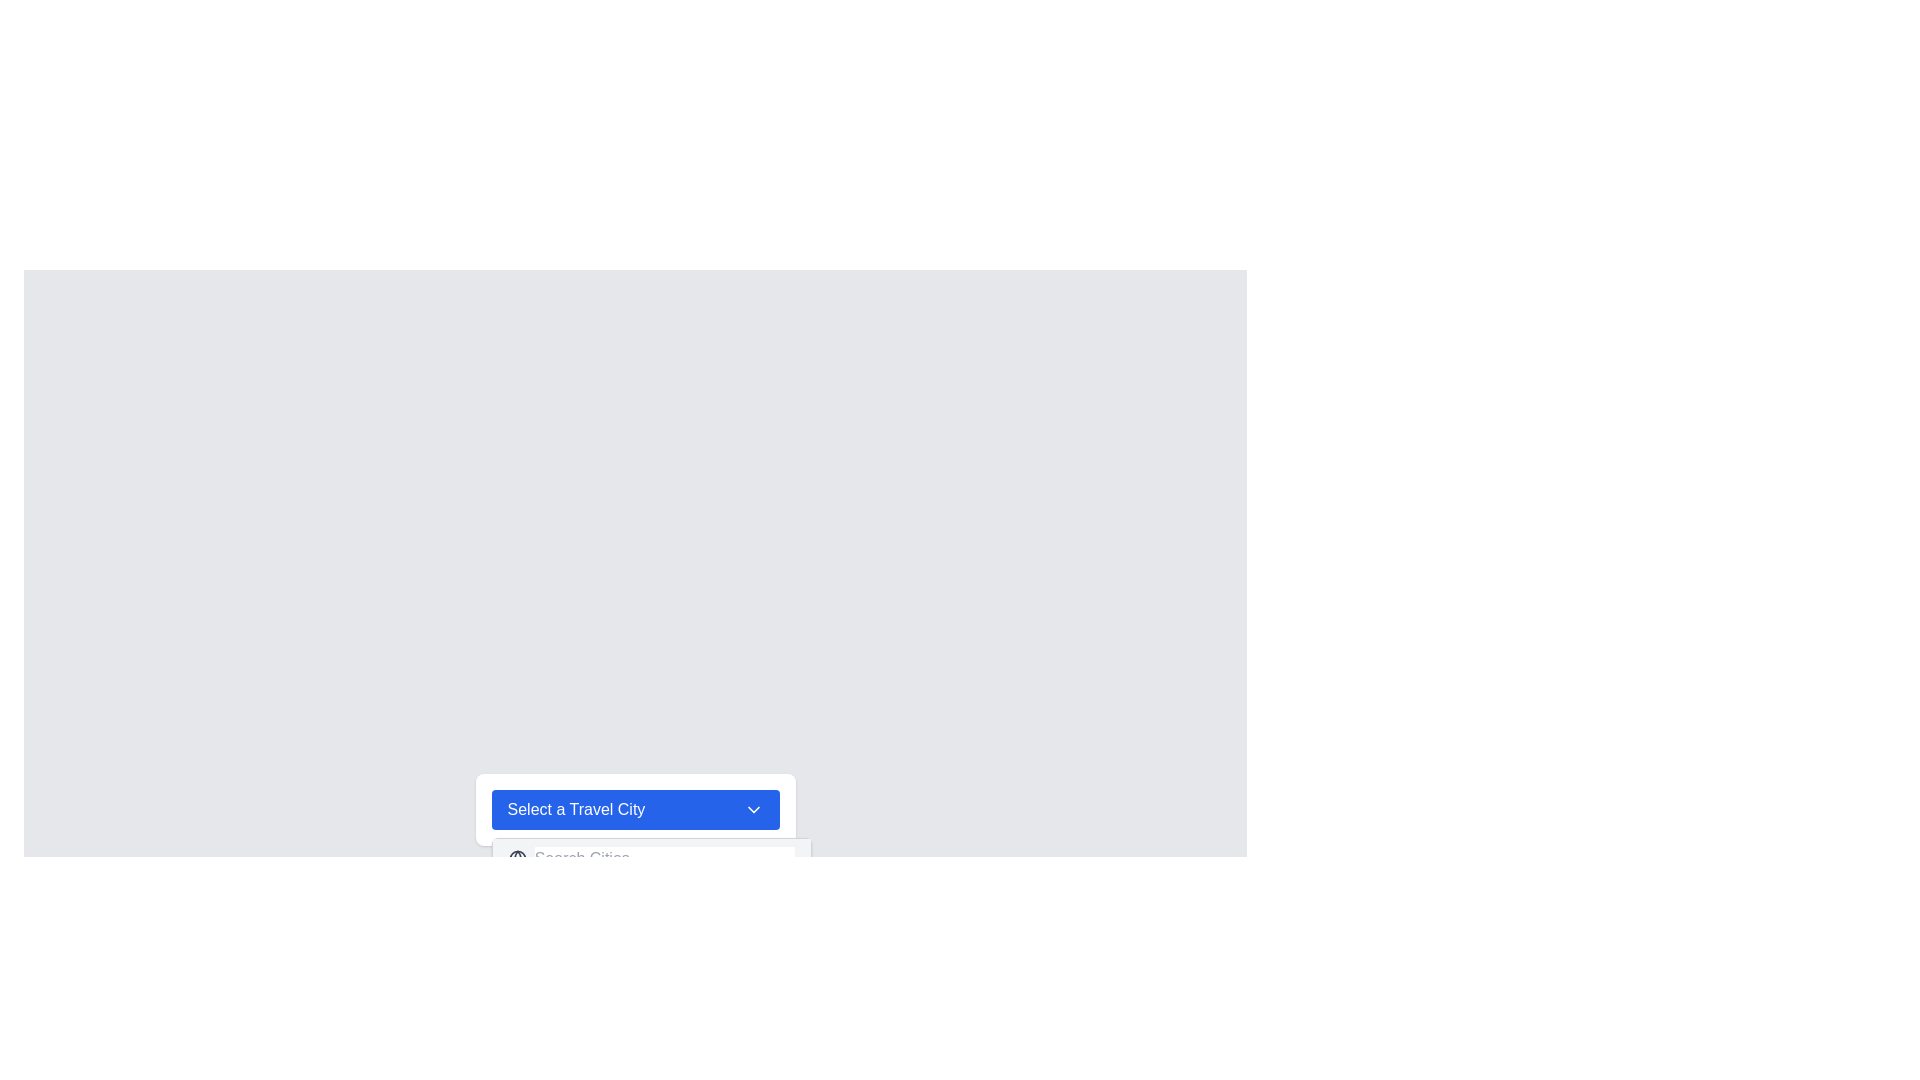 The height and width of the screenshot is (1080, 1920). I want to click on the globe icon, which is an SVG representation located to the left of the 'Search Cities' input box on a gray background bar, so click(517, 858).